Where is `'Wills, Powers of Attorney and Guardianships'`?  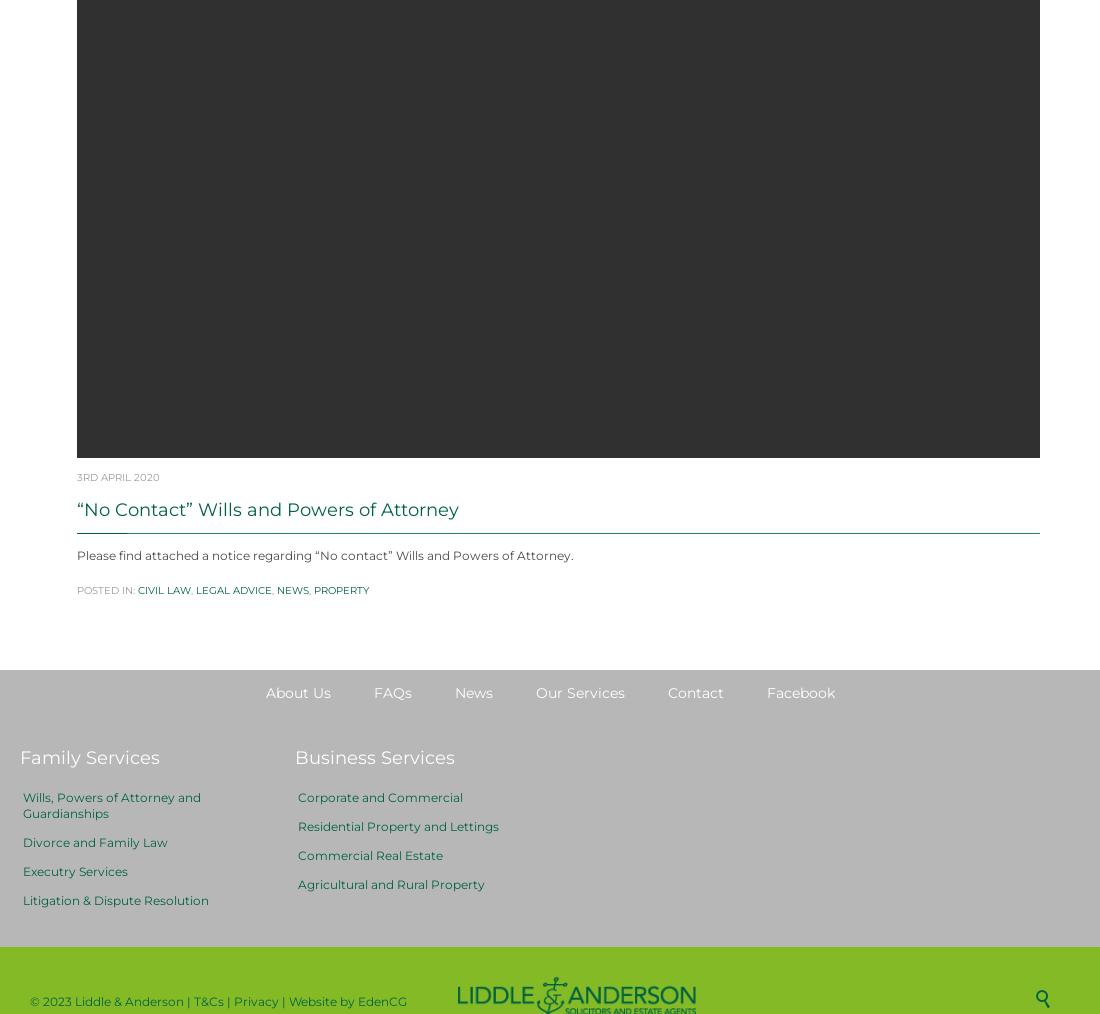 'Wills, Powers of Attorney and Guardianships' is located at coordinates (111, 852).